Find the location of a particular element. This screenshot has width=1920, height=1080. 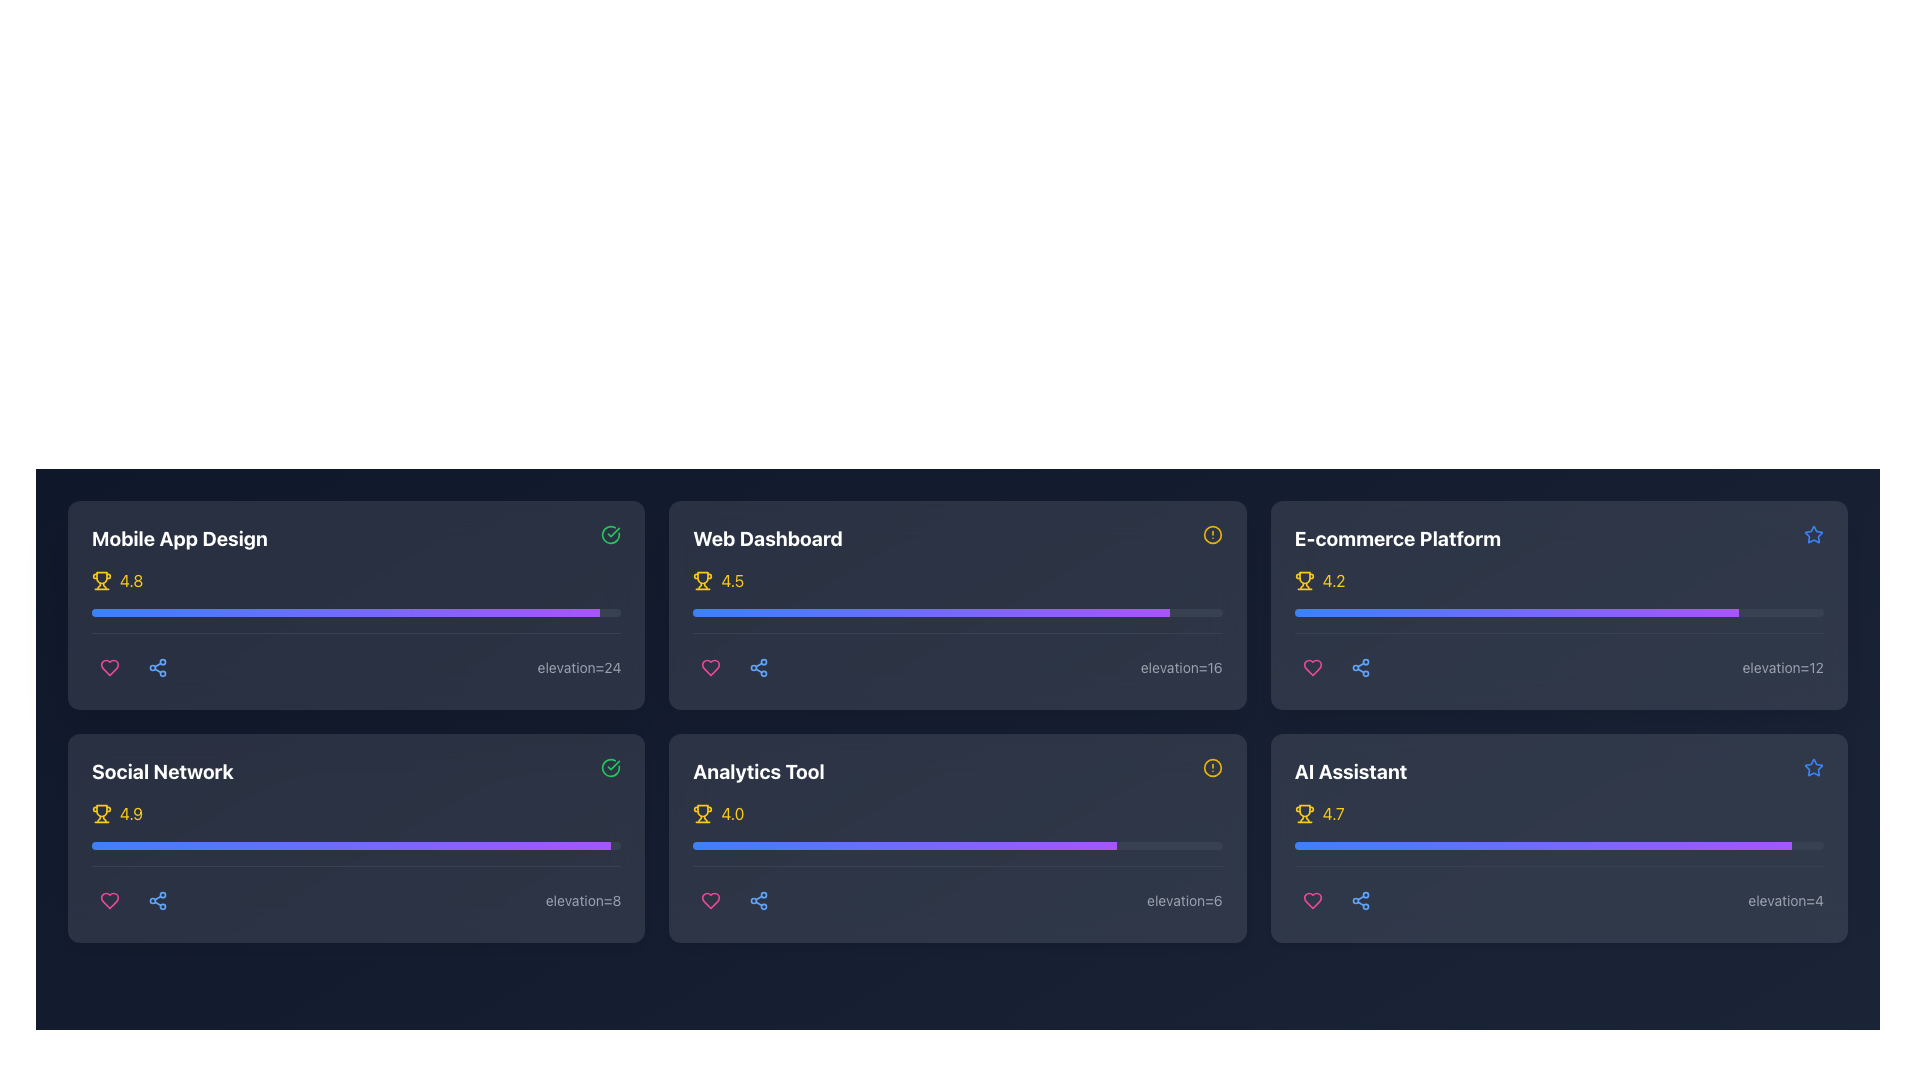

the share icon located in the bottom center of the 'AI Assistant' card to initiate a share prompt is located at coordinates (1360, 901).